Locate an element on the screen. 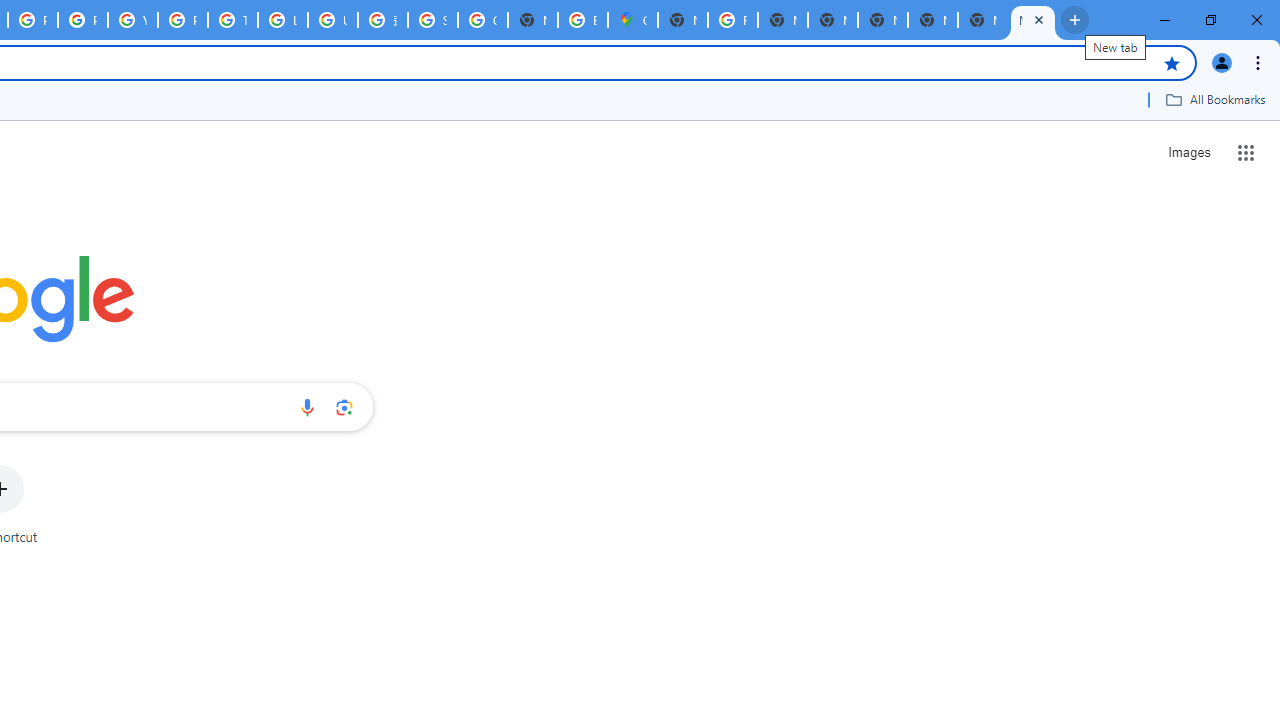 Image resolution: width=1280 pixels, height=720 pixels. 'New Tab' is located at coordinates (1032, 20).